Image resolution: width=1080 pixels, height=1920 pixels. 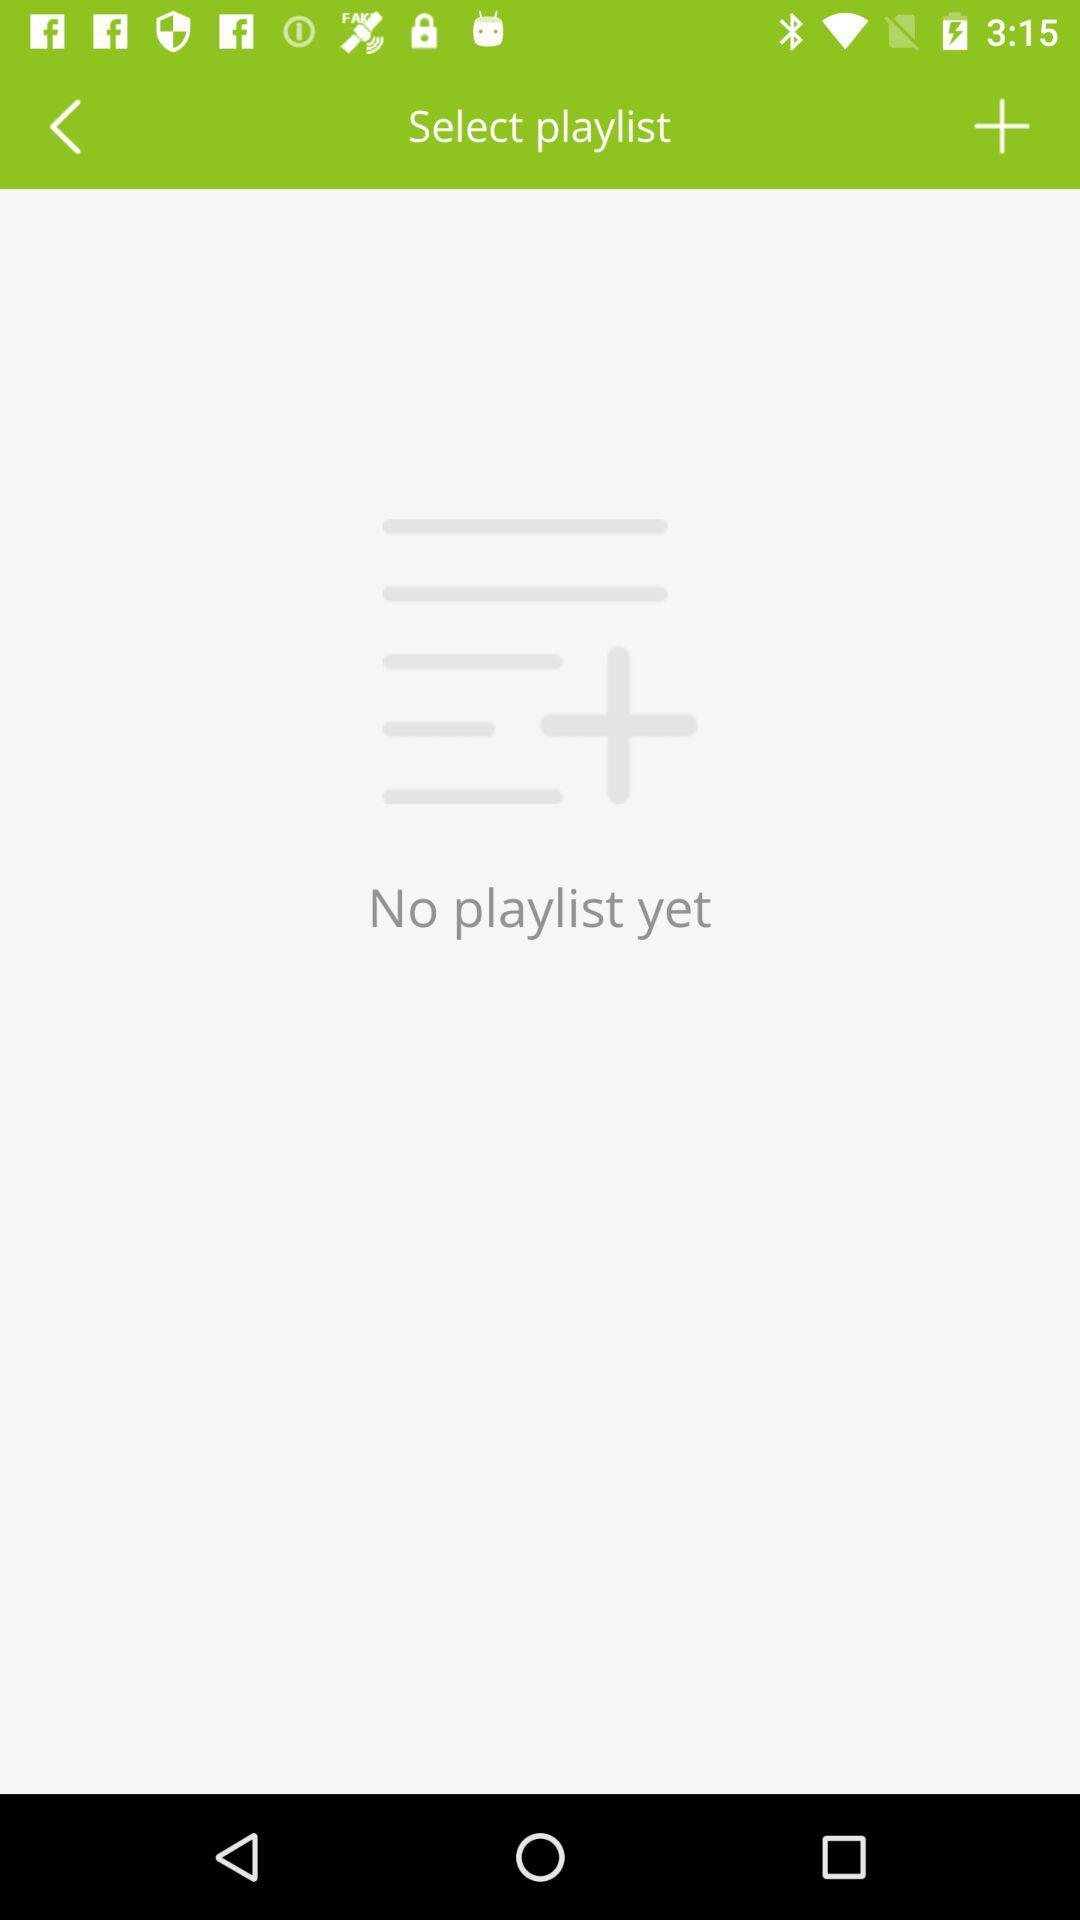 I want to click on return, so click(x=63, y=124).